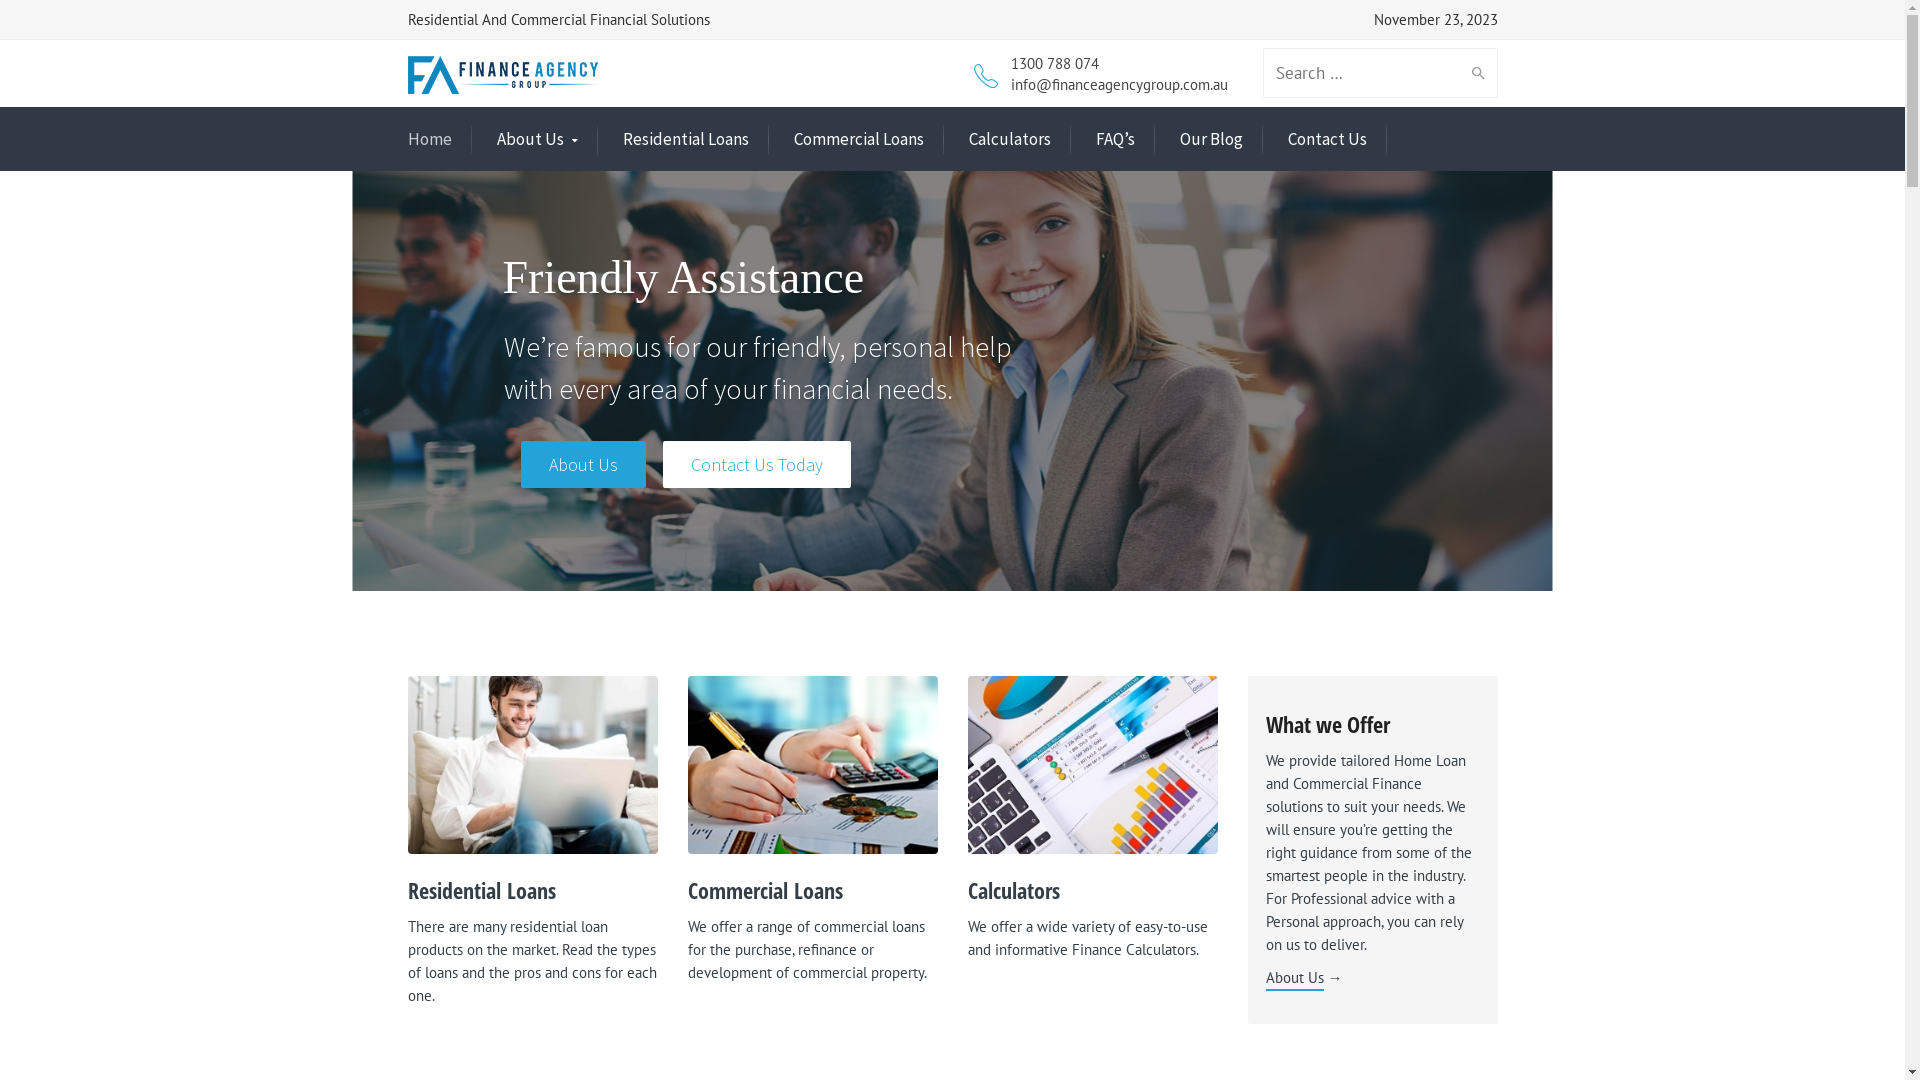  Describe the element at coordinates (859, 138) in the screenshot. I see `'Commercial Loans'` at that location.